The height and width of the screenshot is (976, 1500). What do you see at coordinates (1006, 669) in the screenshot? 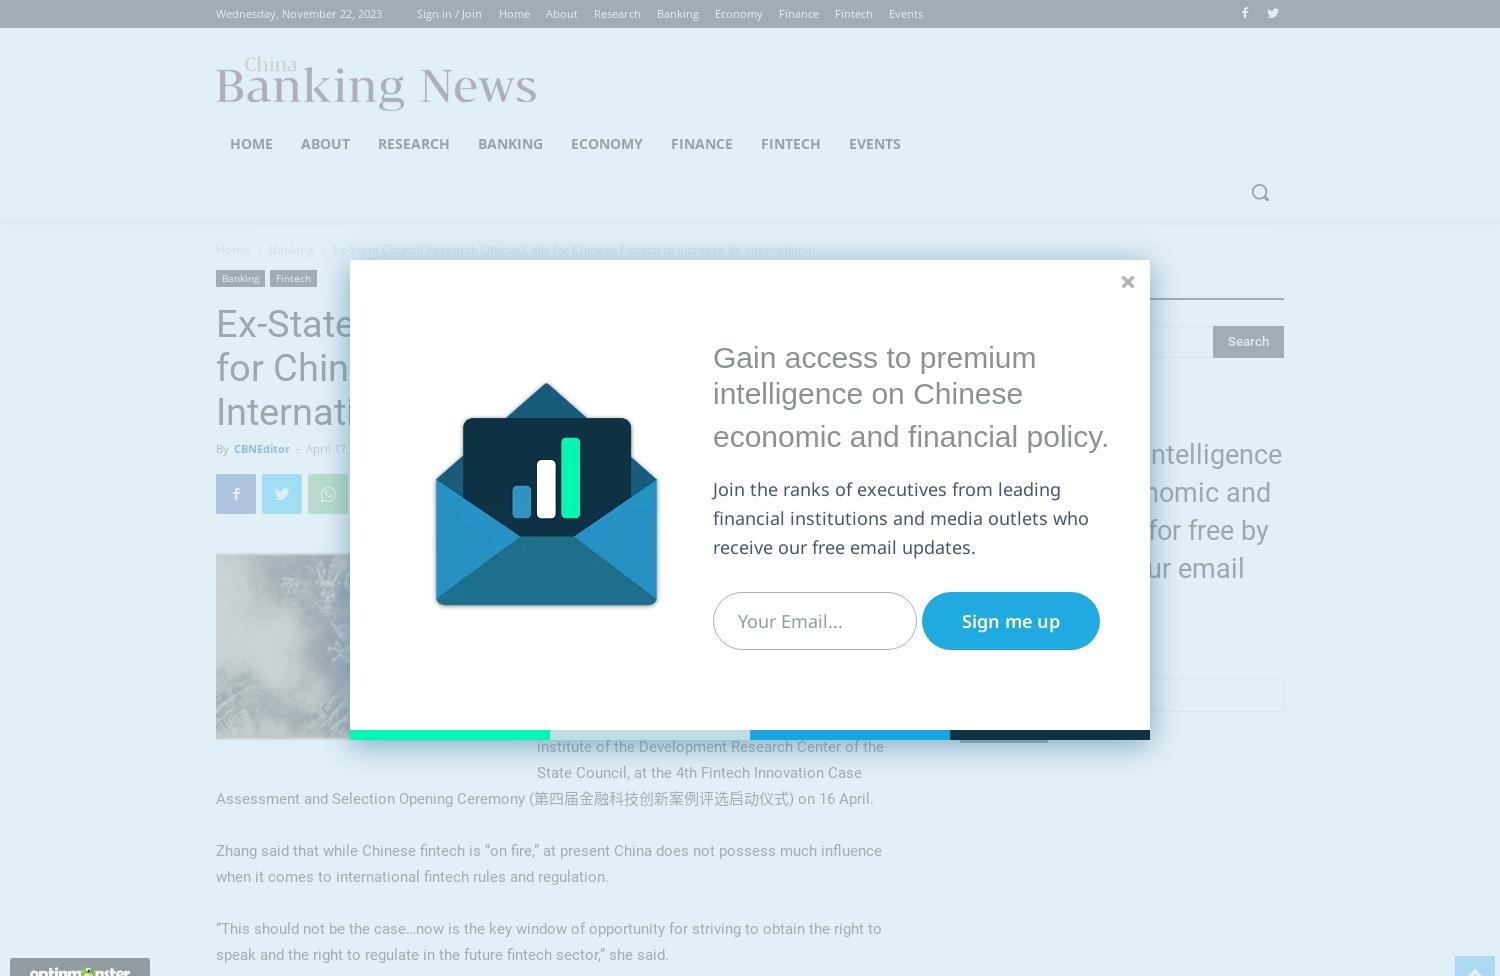
I see `'Email Address'` at bounding box center [1006, 669].